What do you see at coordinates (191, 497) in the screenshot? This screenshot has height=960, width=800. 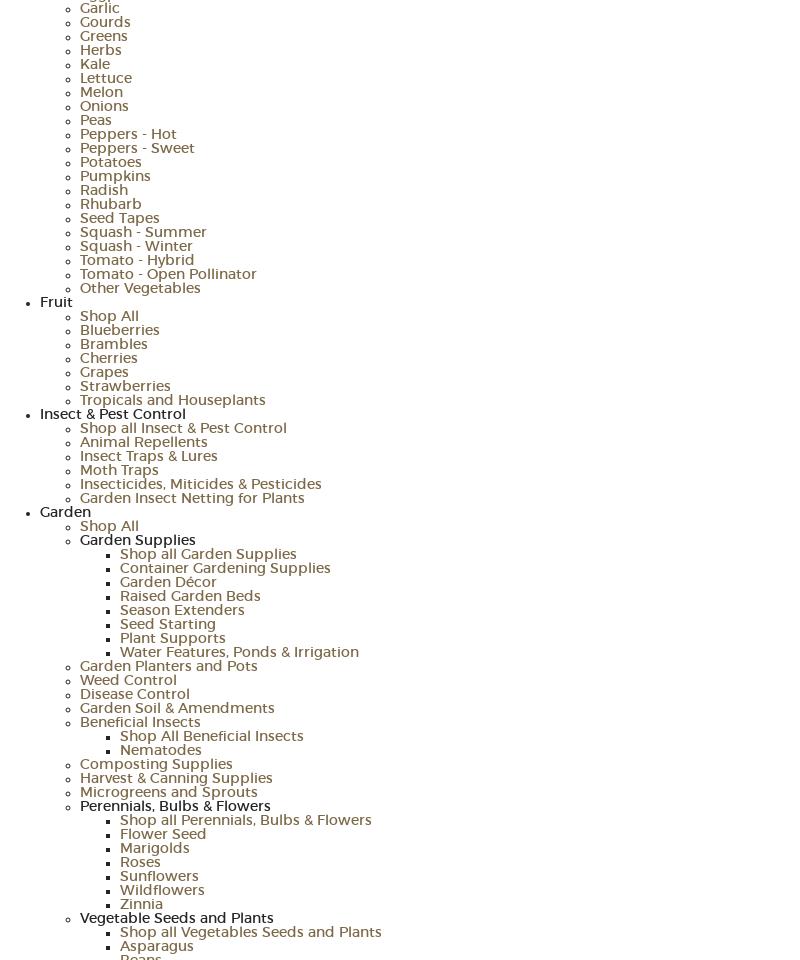 I see `'Garden Insect Netting for Plants'` at bounding box center [191, 497].